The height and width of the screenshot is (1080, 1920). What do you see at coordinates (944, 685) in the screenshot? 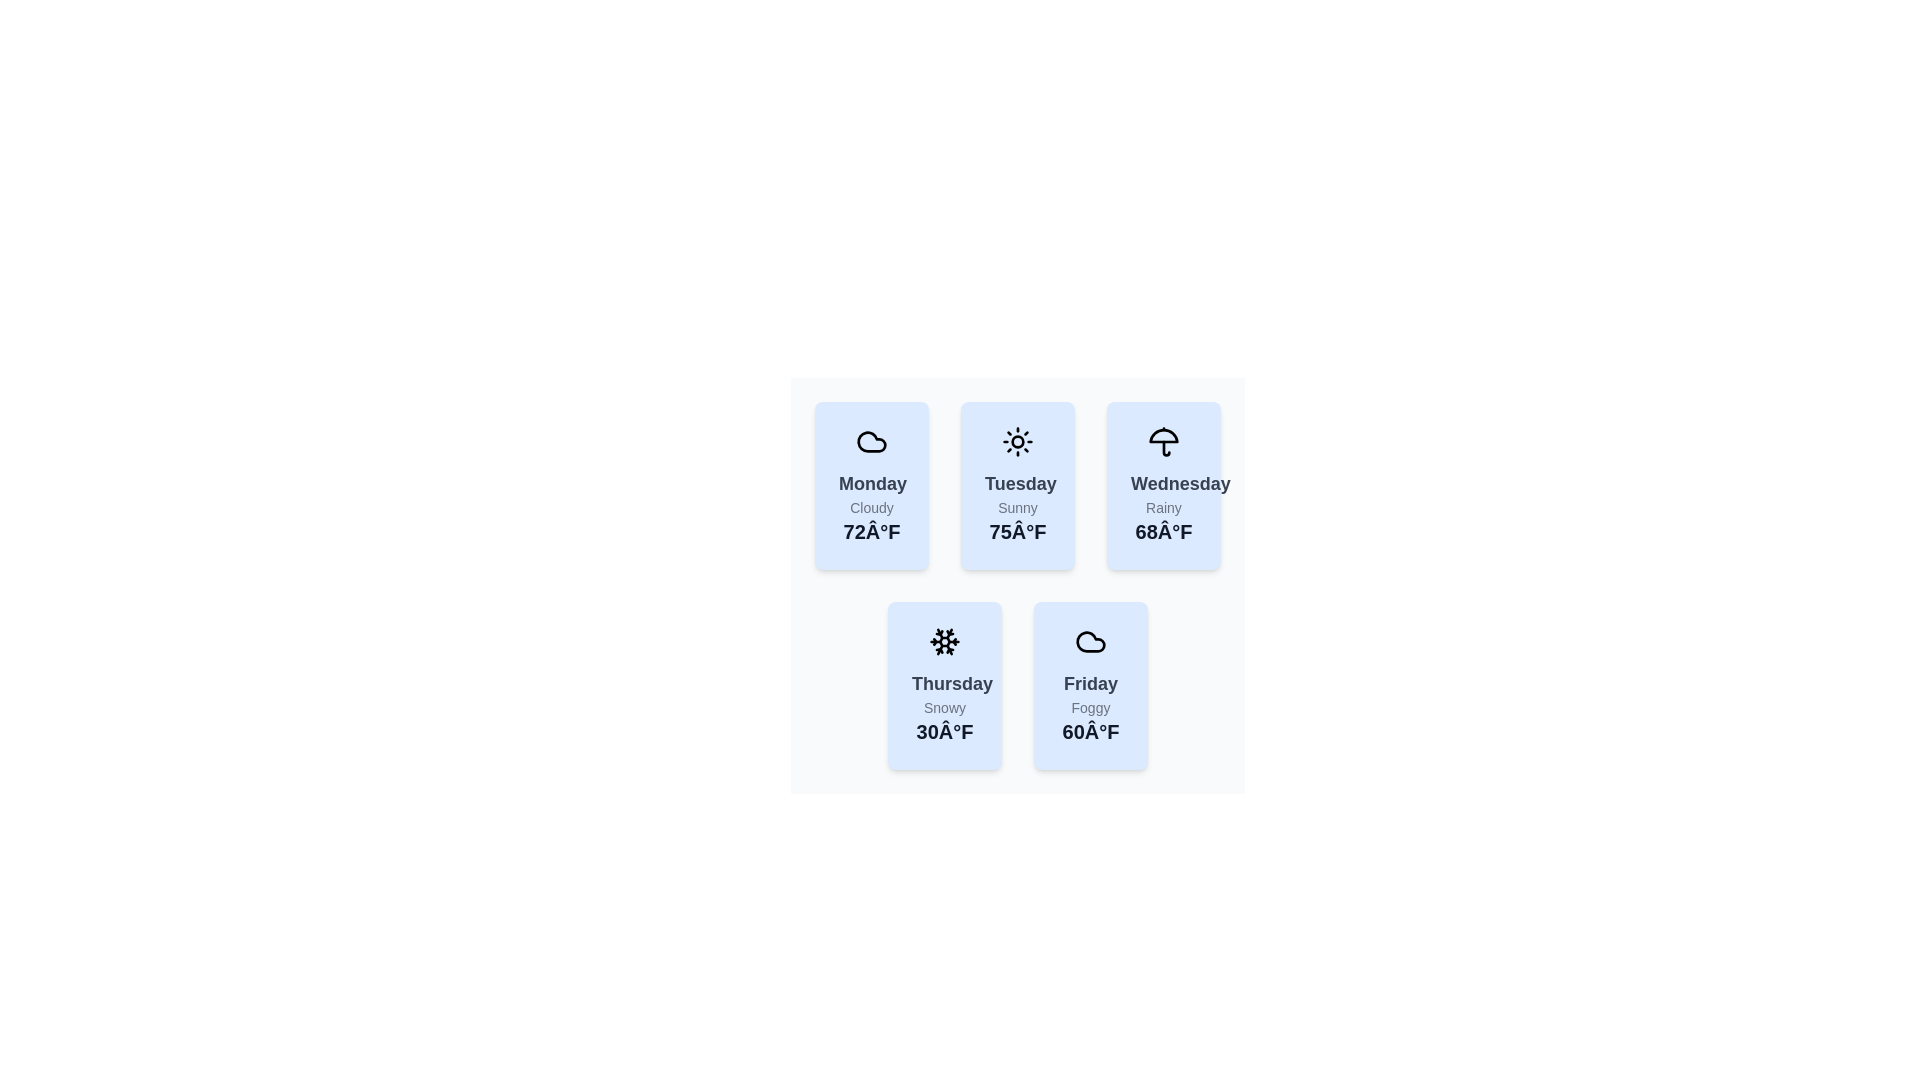
I see `the static informational weather card with a snowflake icon, displaying 'Thursday', 'Snowy', and '30°F', located in the second row, first column of the grid` at bounding box center [944, 685].